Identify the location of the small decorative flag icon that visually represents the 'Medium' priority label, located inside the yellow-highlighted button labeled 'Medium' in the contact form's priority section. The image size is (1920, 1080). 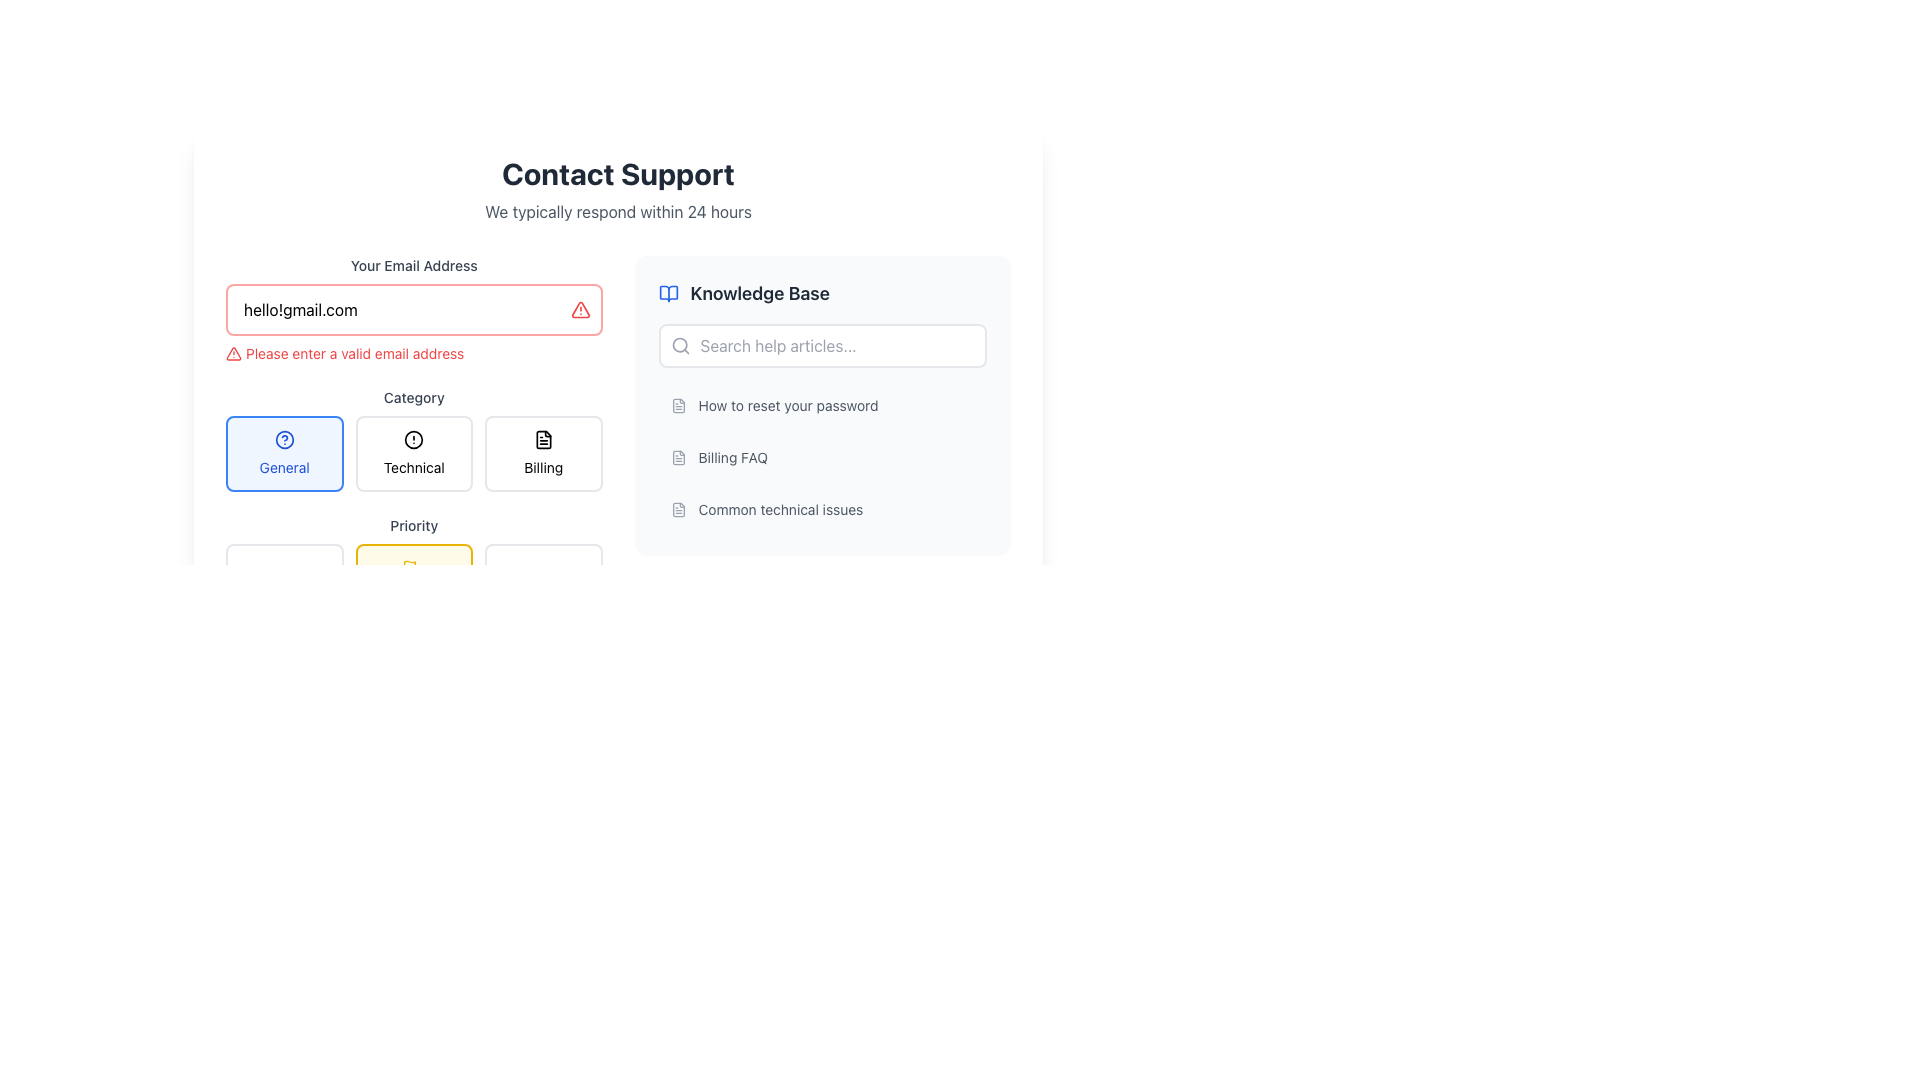
(409, 567).